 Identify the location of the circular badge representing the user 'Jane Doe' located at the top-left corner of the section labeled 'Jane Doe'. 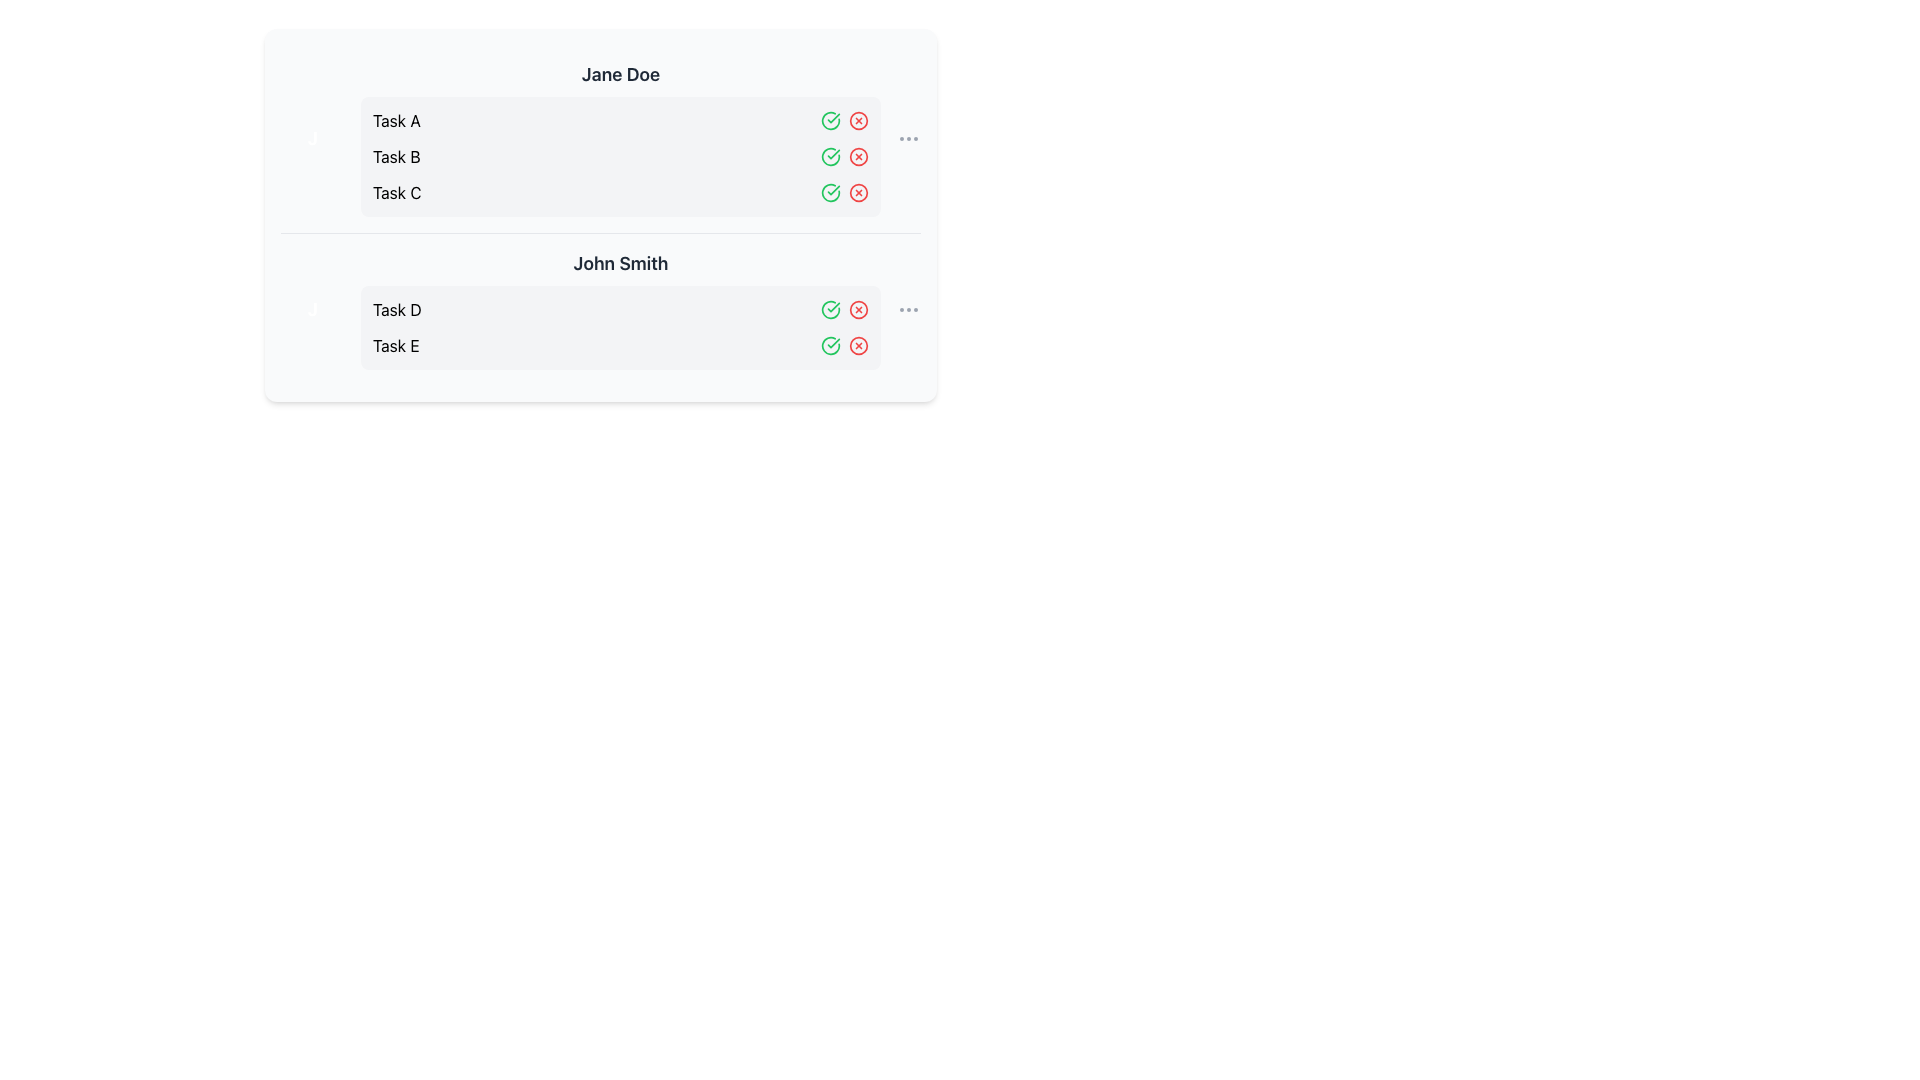
(311, 137).